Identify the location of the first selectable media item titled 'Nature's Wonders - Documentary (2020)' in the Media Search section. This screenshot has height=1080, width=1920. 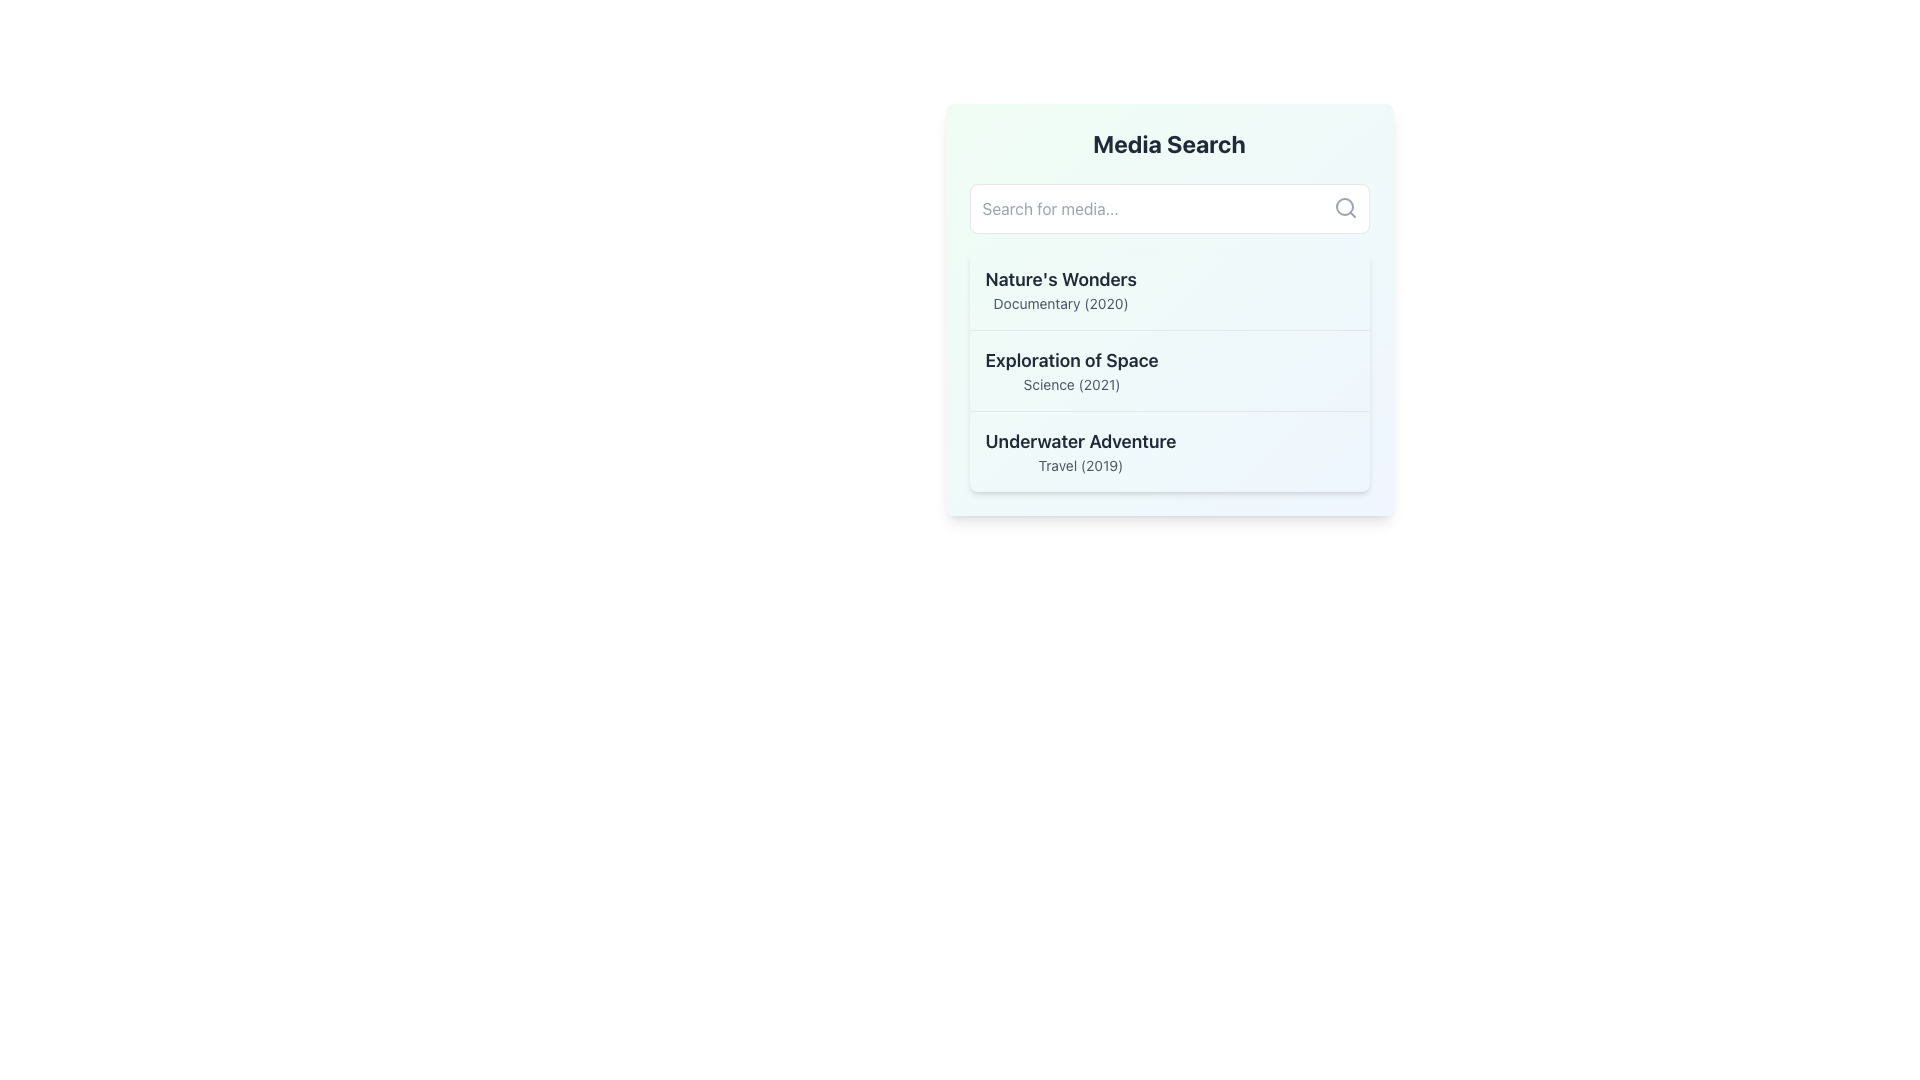
(1169, 289).